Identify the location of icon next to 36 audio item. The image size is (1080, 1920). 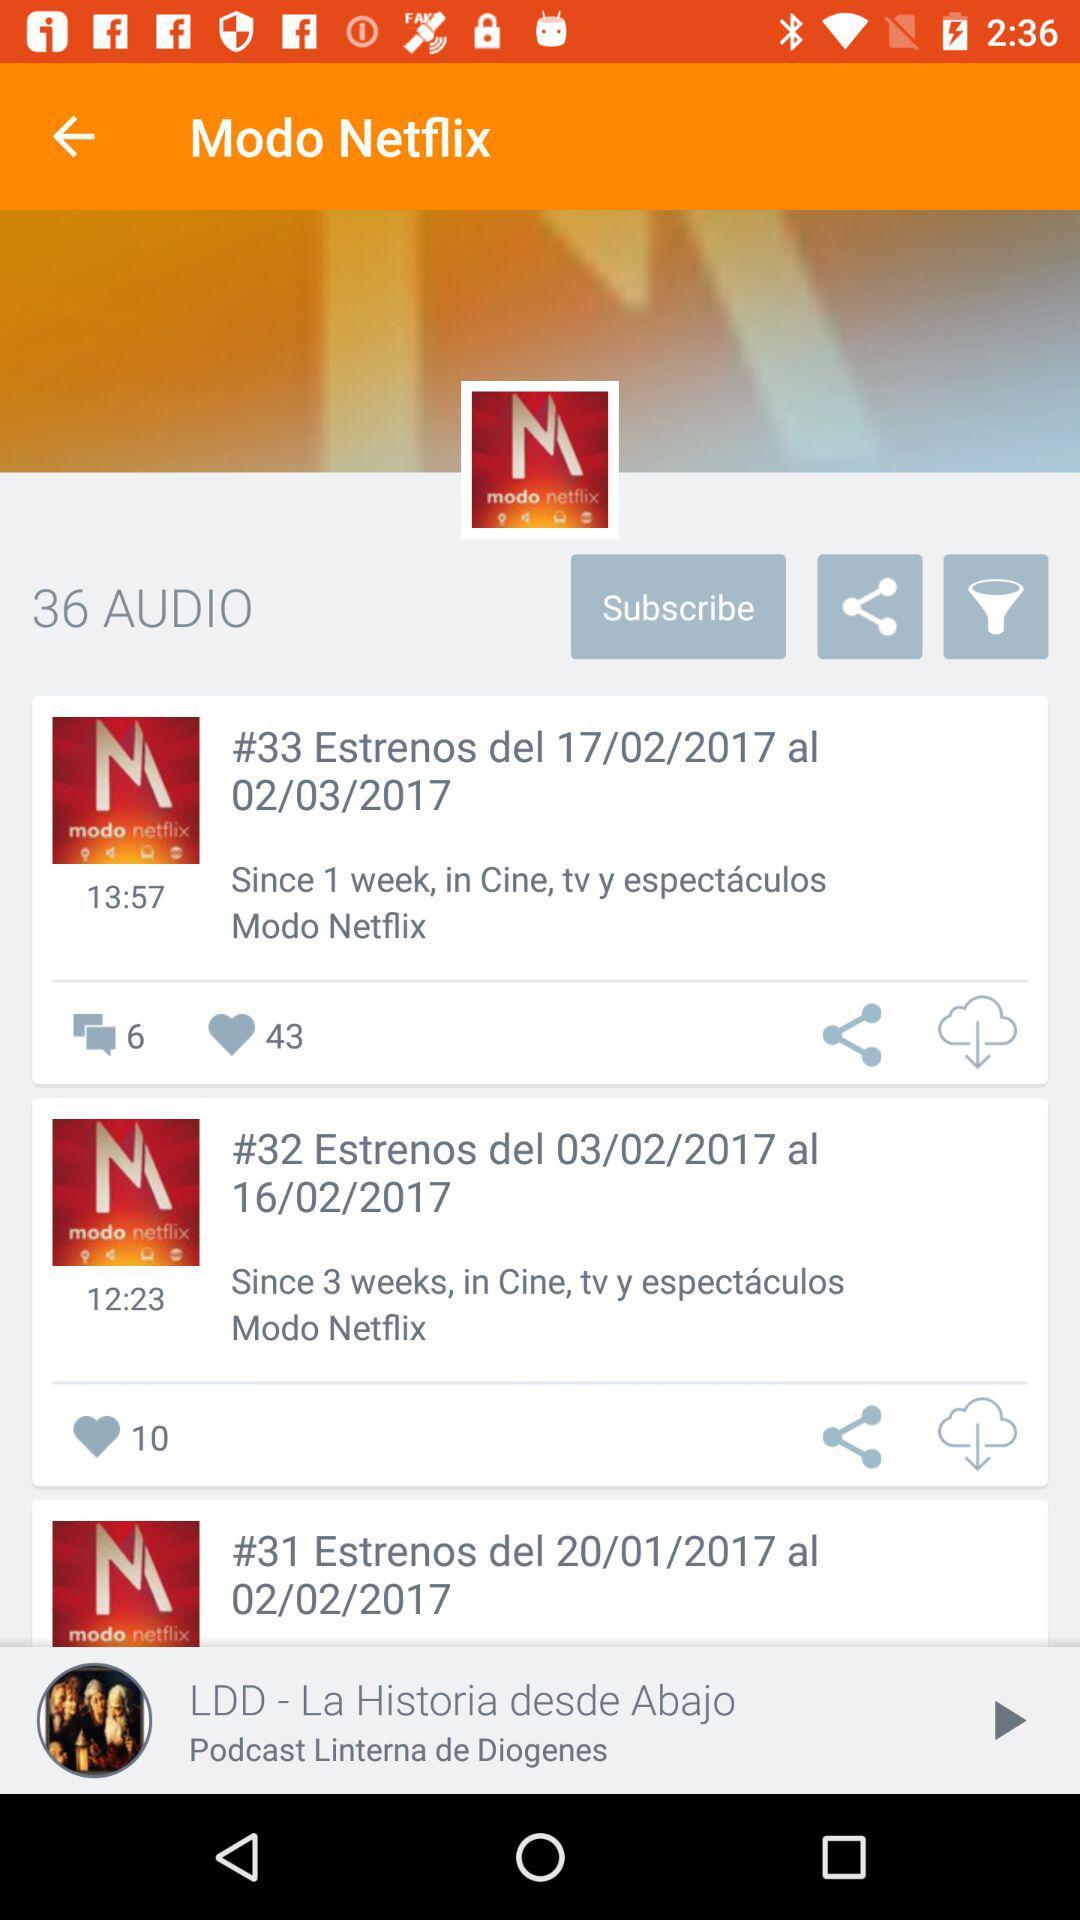
(677, 605).